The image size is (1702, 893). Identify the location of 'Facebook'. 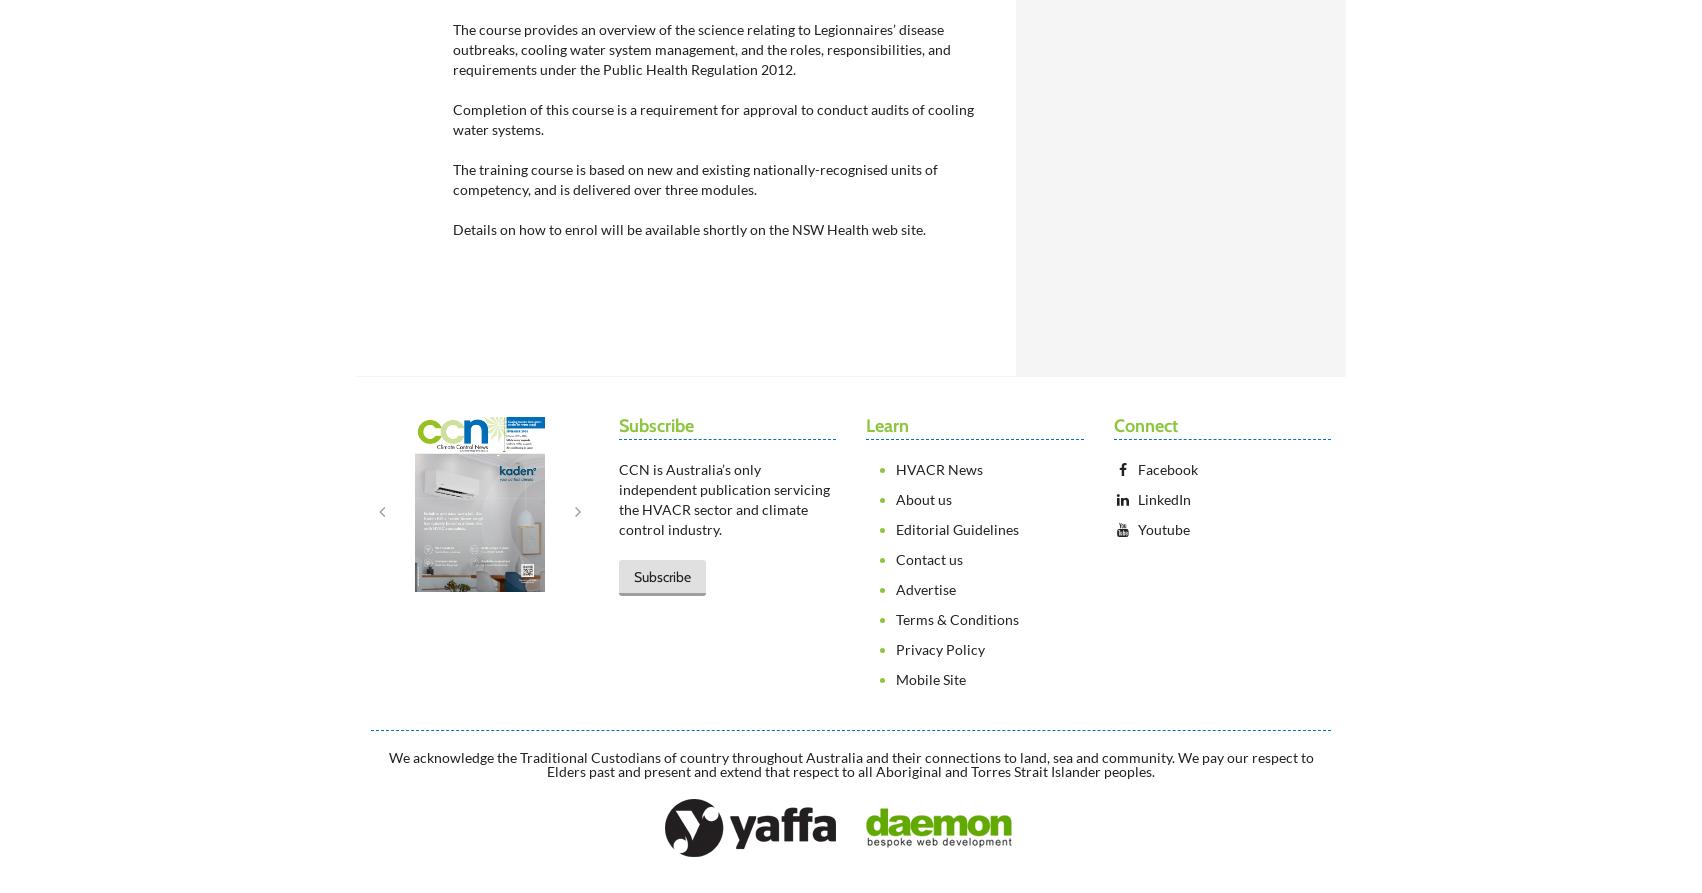
(1167, 468).